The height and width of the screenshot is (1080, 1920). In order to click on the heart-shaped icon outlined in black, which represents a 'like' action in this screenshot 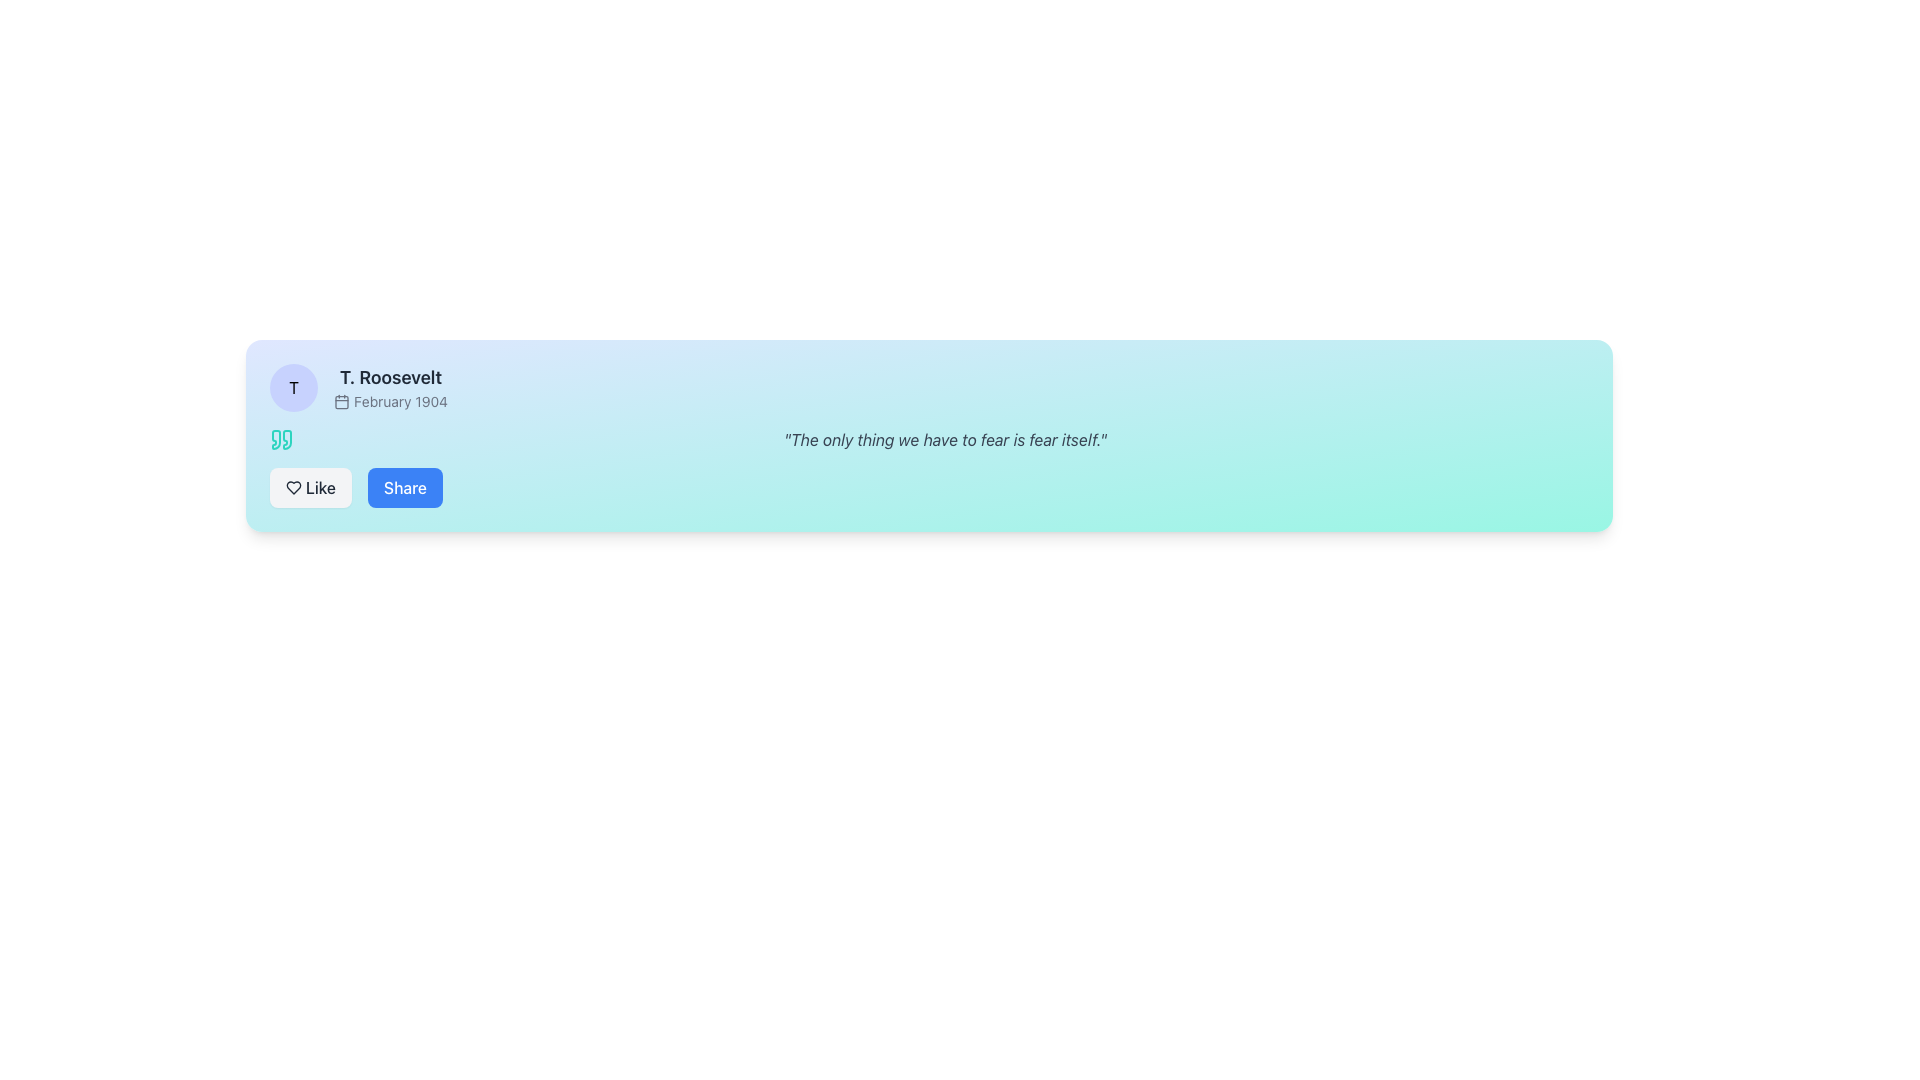, I will do `click(292, 488)`.